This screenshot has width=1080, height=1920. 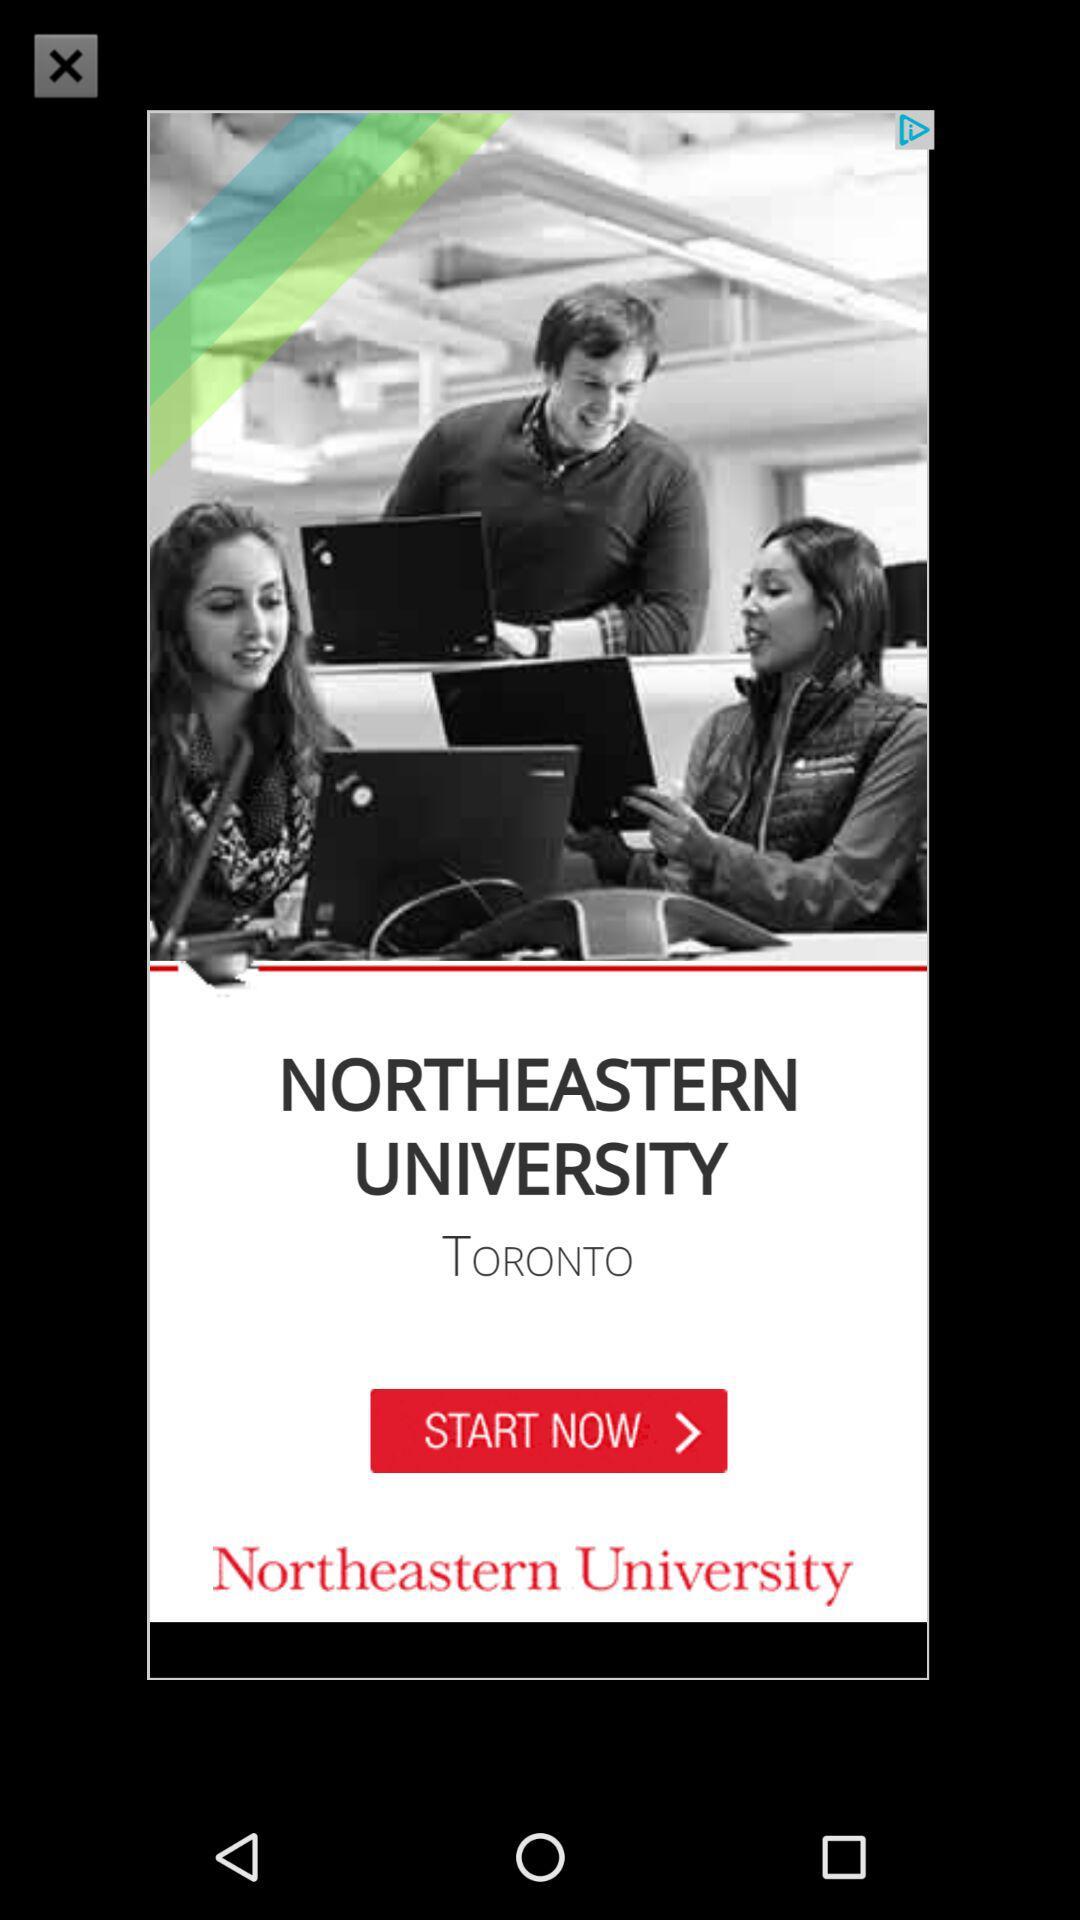 I want to click on the close icon, so click(x=77, y=83).